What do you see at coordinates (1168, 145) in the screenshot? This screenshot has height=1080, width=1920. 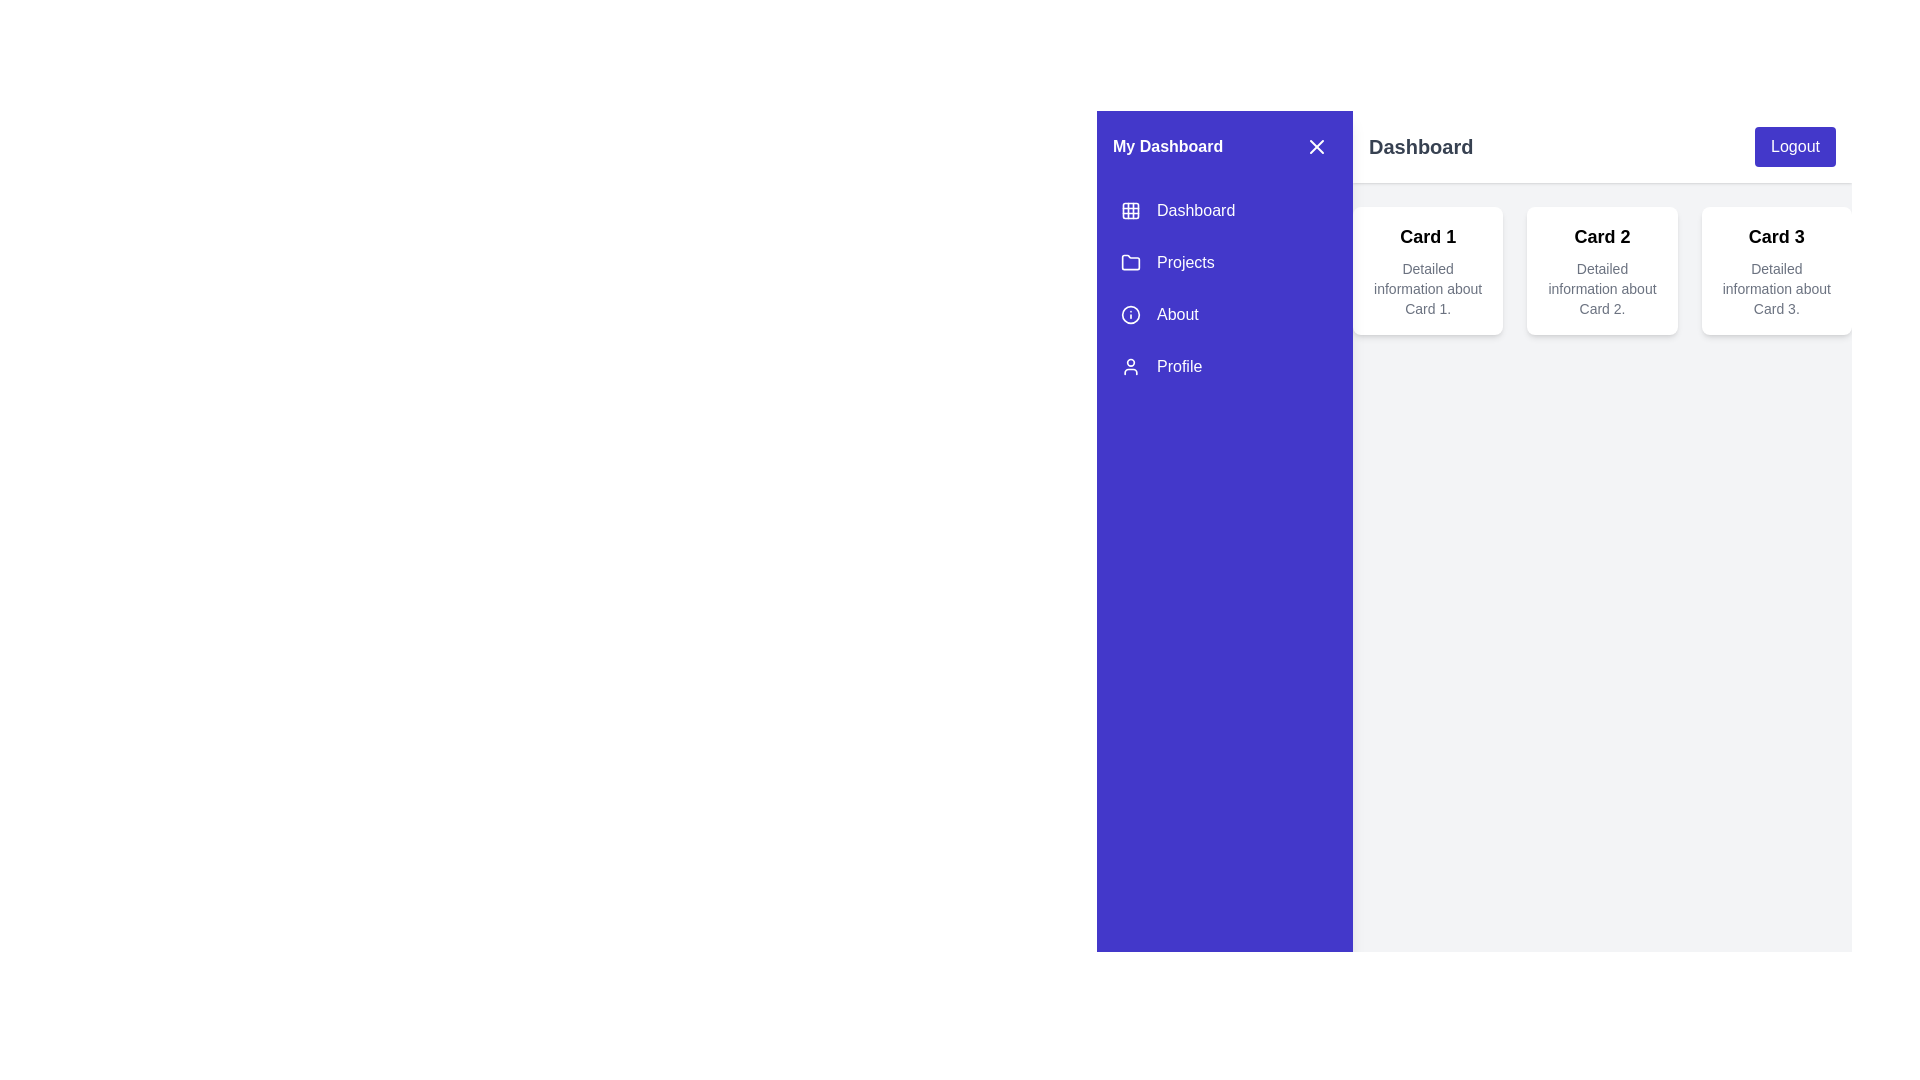 I see `the bold text label displaying 'My Dashboard' located at the top-left corner of the blue sidebar` at bounding box center [1168, 145].